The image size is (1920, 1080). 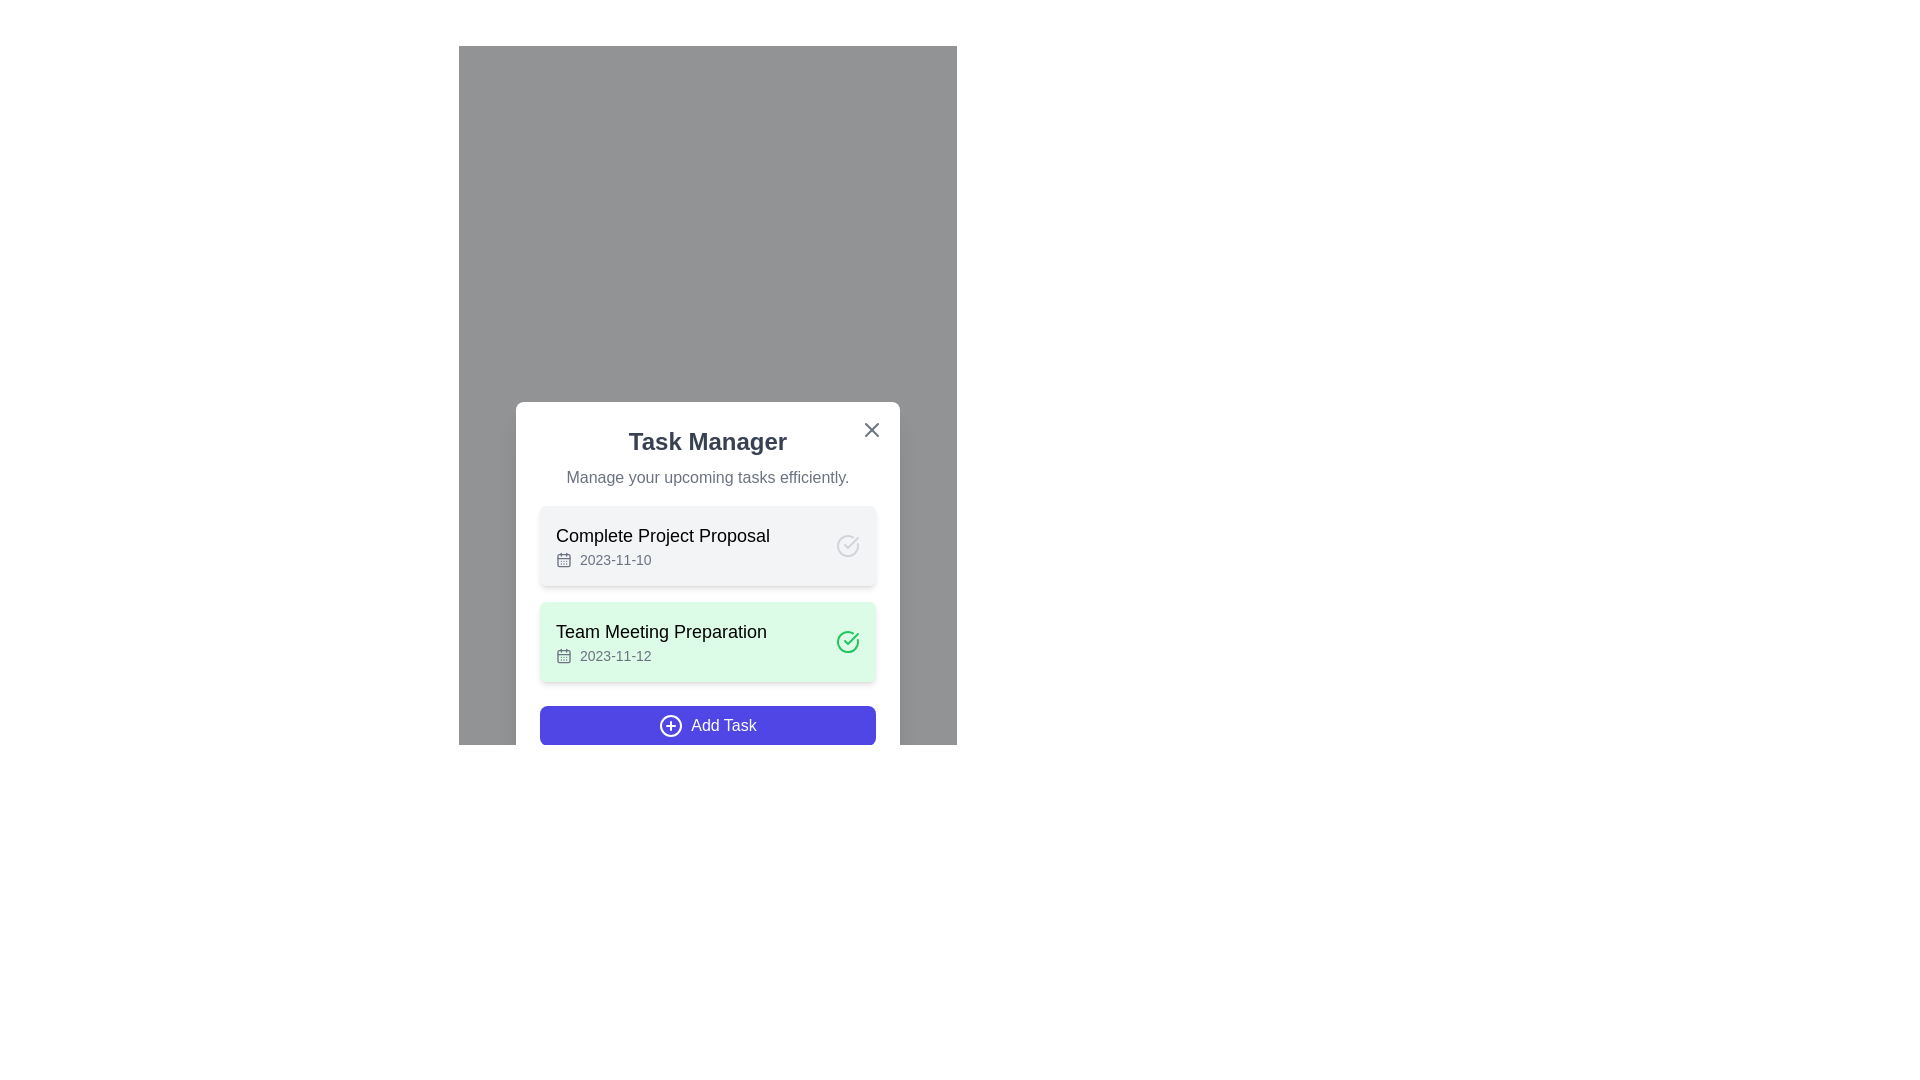 What do you see at coordinates (671, 725) in the screenshot?
I see `the 'Add Task' button by clicking on its center, which contains an SVG Circle as part of its icon` at bounding box center [671, 725].